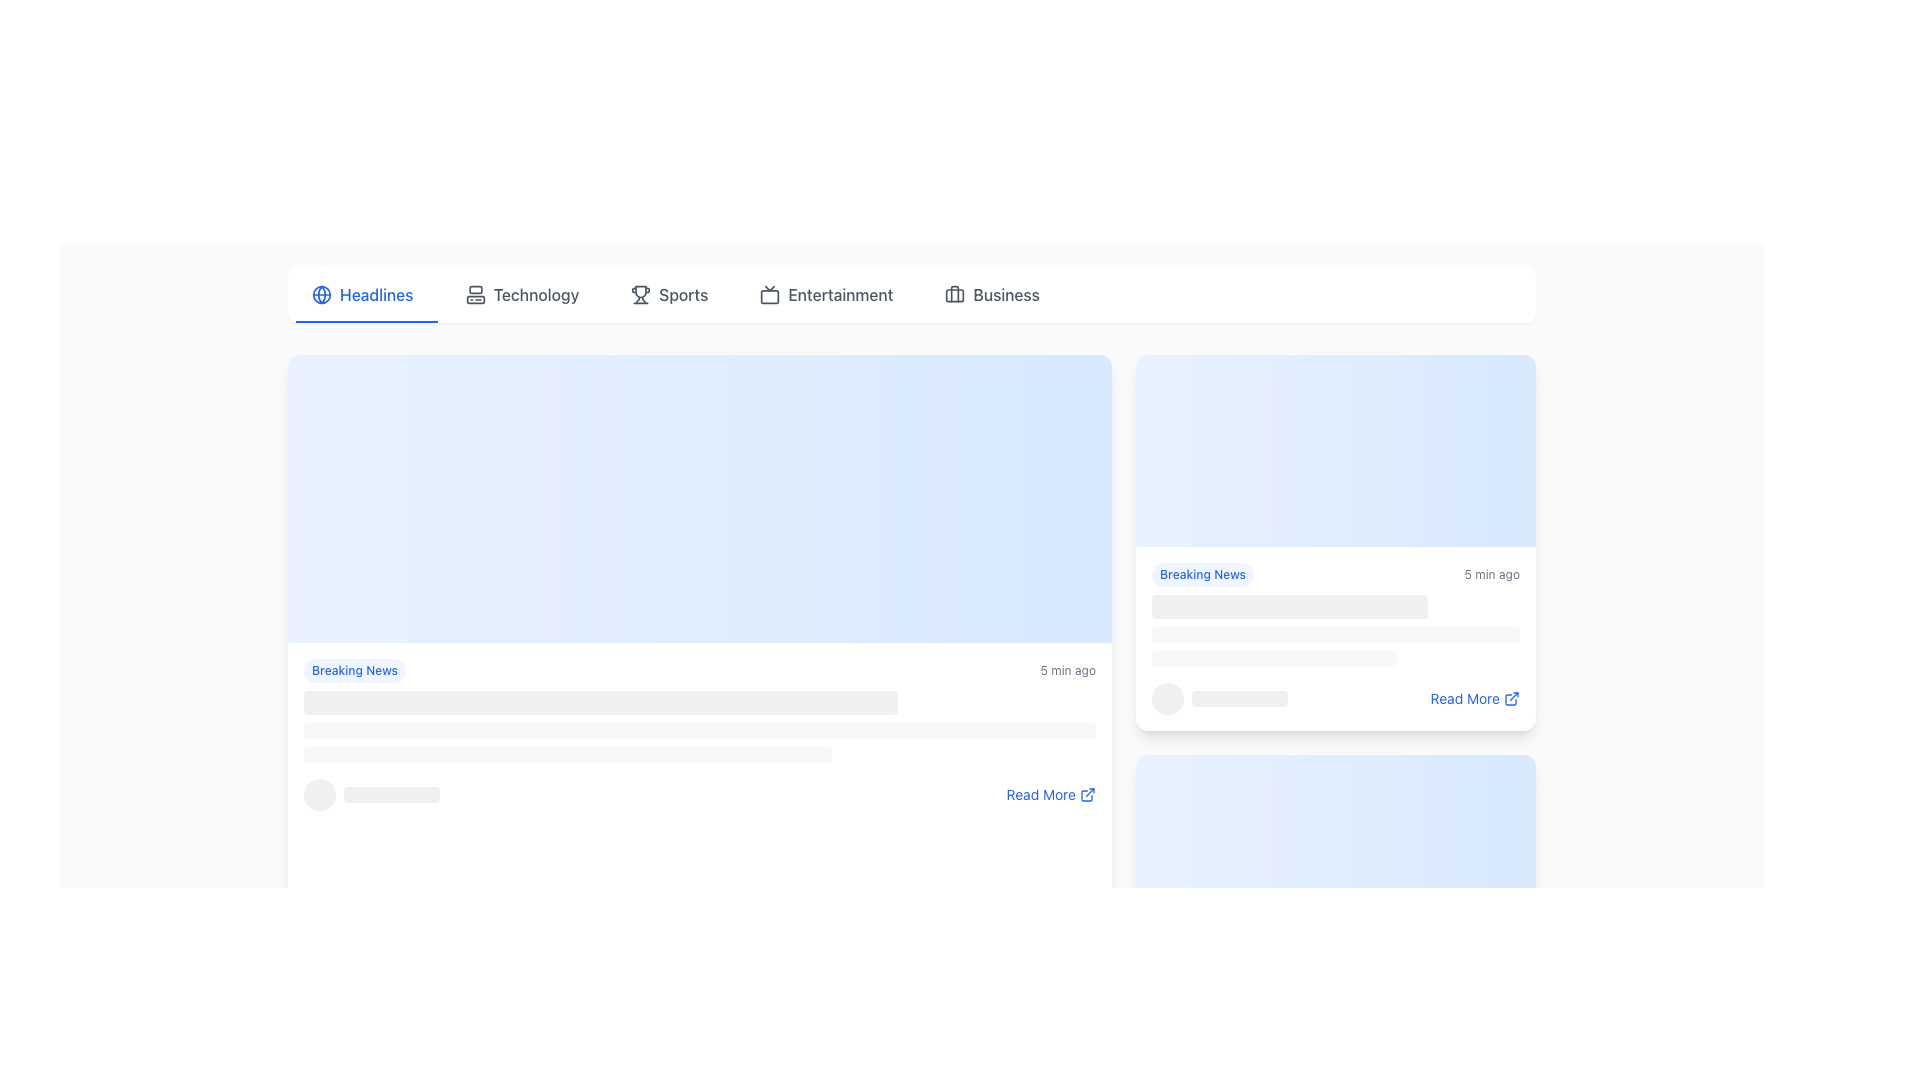 The image size is (1920, 1080). What do you see at coordinates (1335, 1006) in the screenshot?
I see `the loading state placeholder element that indicates content is being loaded, positioned below the 'Breaking News' badge and timestamp` at bounding box center [1335, 1006].